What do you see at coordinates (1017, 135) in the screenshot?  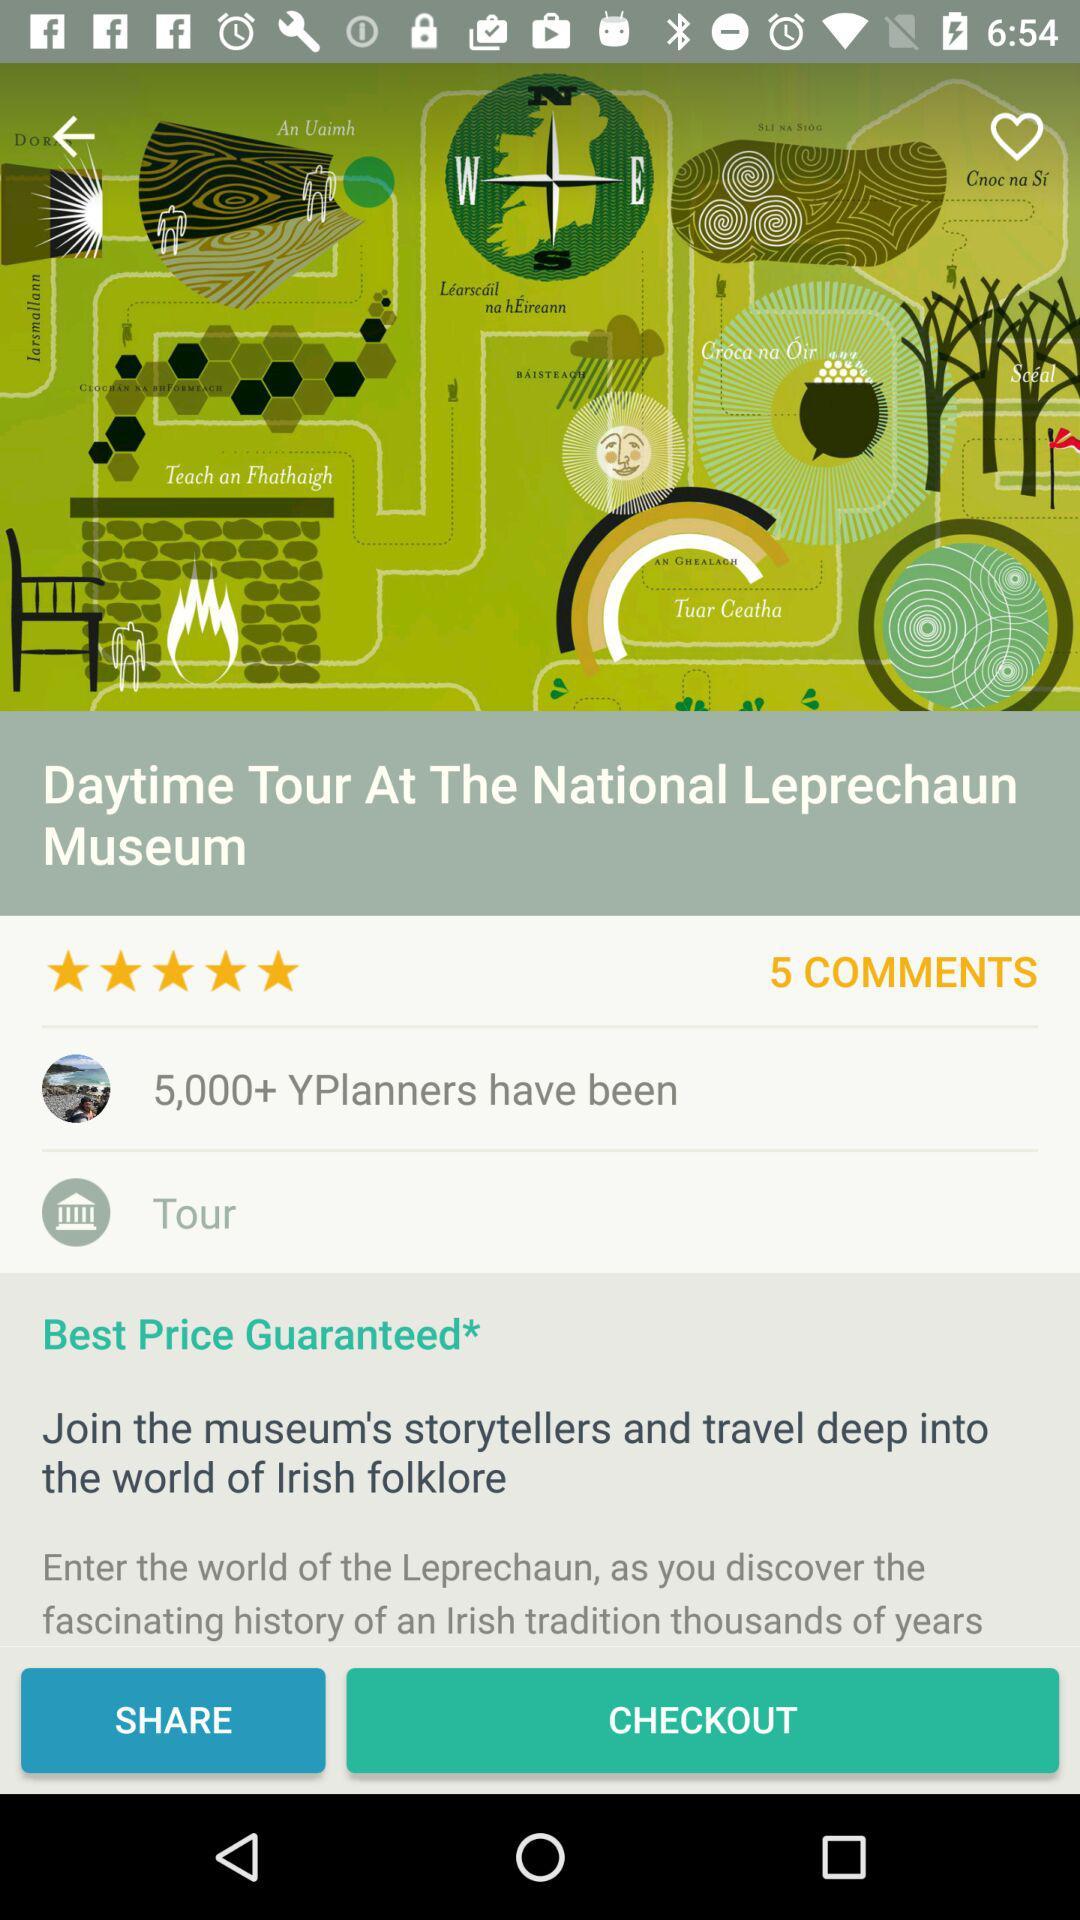 I see `the icon above the daytime tour at` at bounding box center [1017, 135].